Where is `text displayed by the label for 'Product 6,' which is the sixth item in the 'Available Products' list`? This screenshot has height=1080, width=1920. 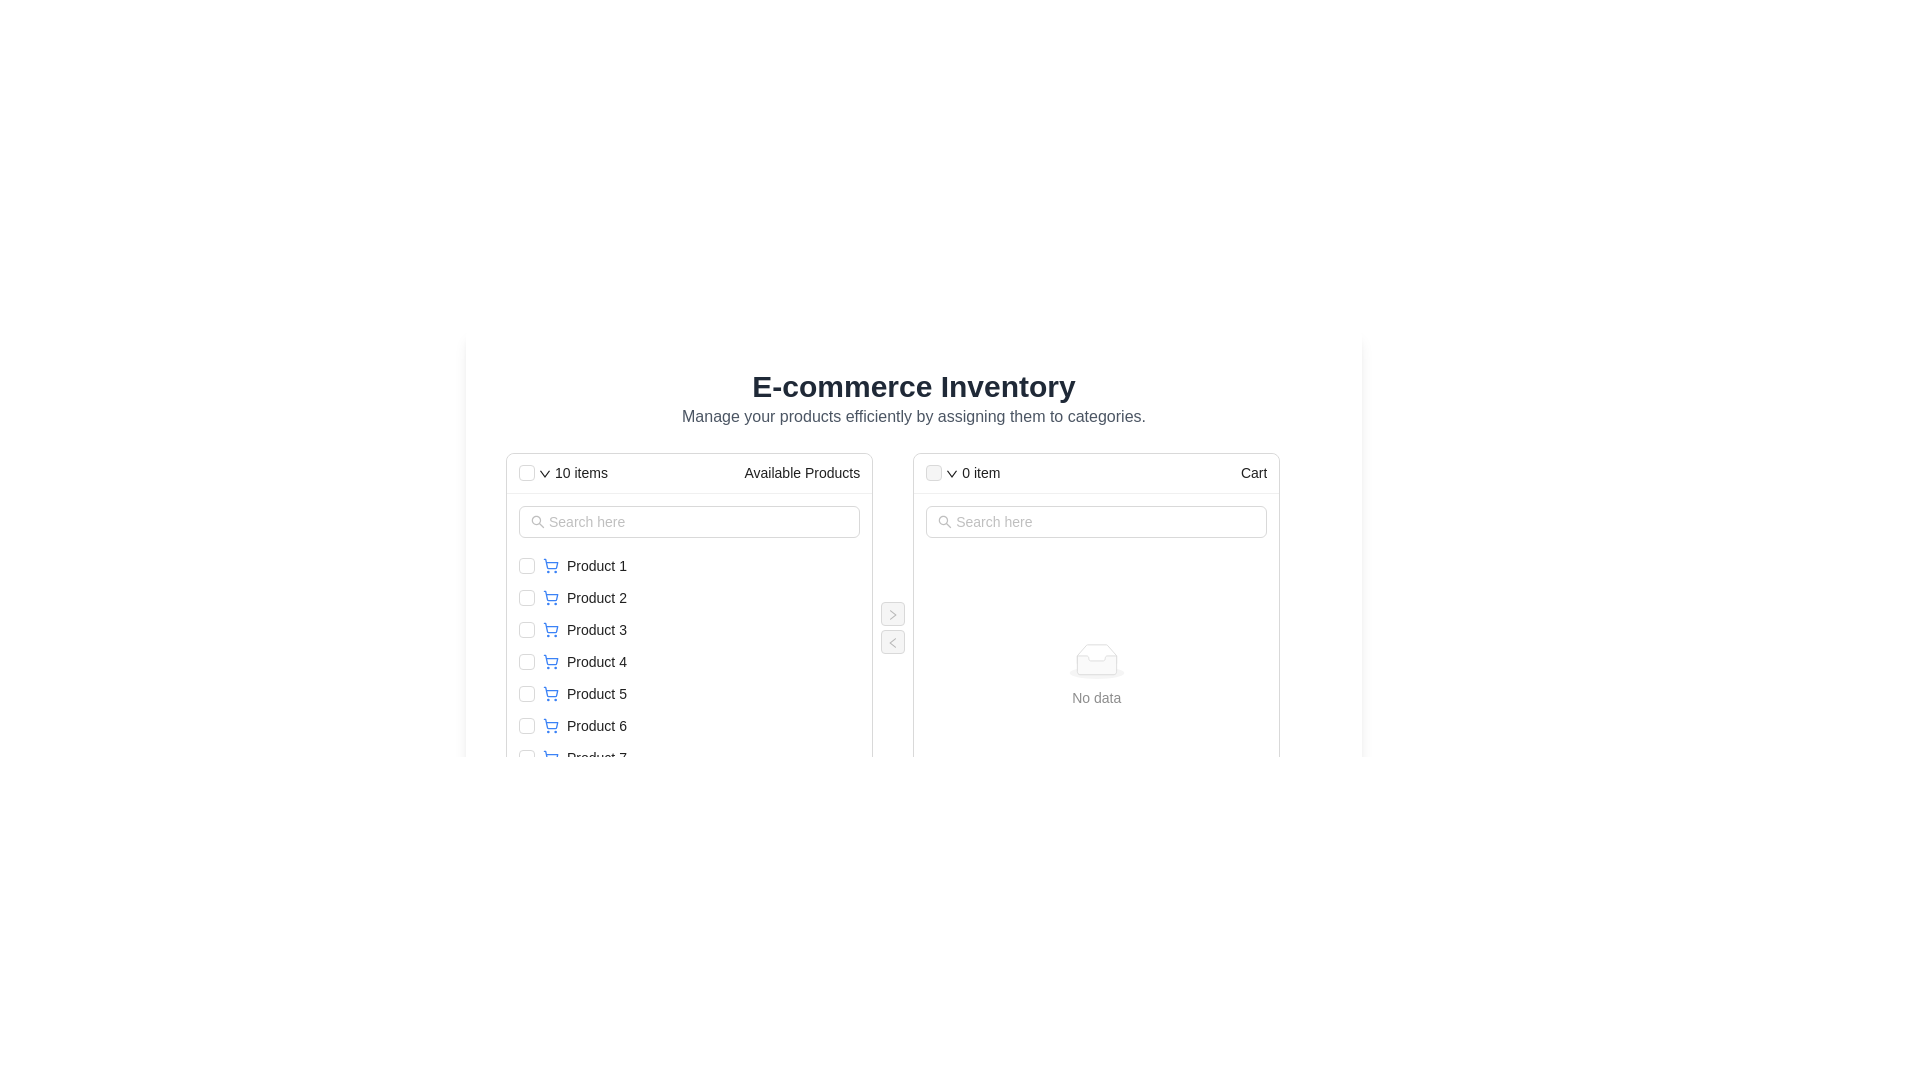 text displayed by the label for 'Product 6,' which is the sixth item in the 'Available Products' list is located at coordinates (595, 725).